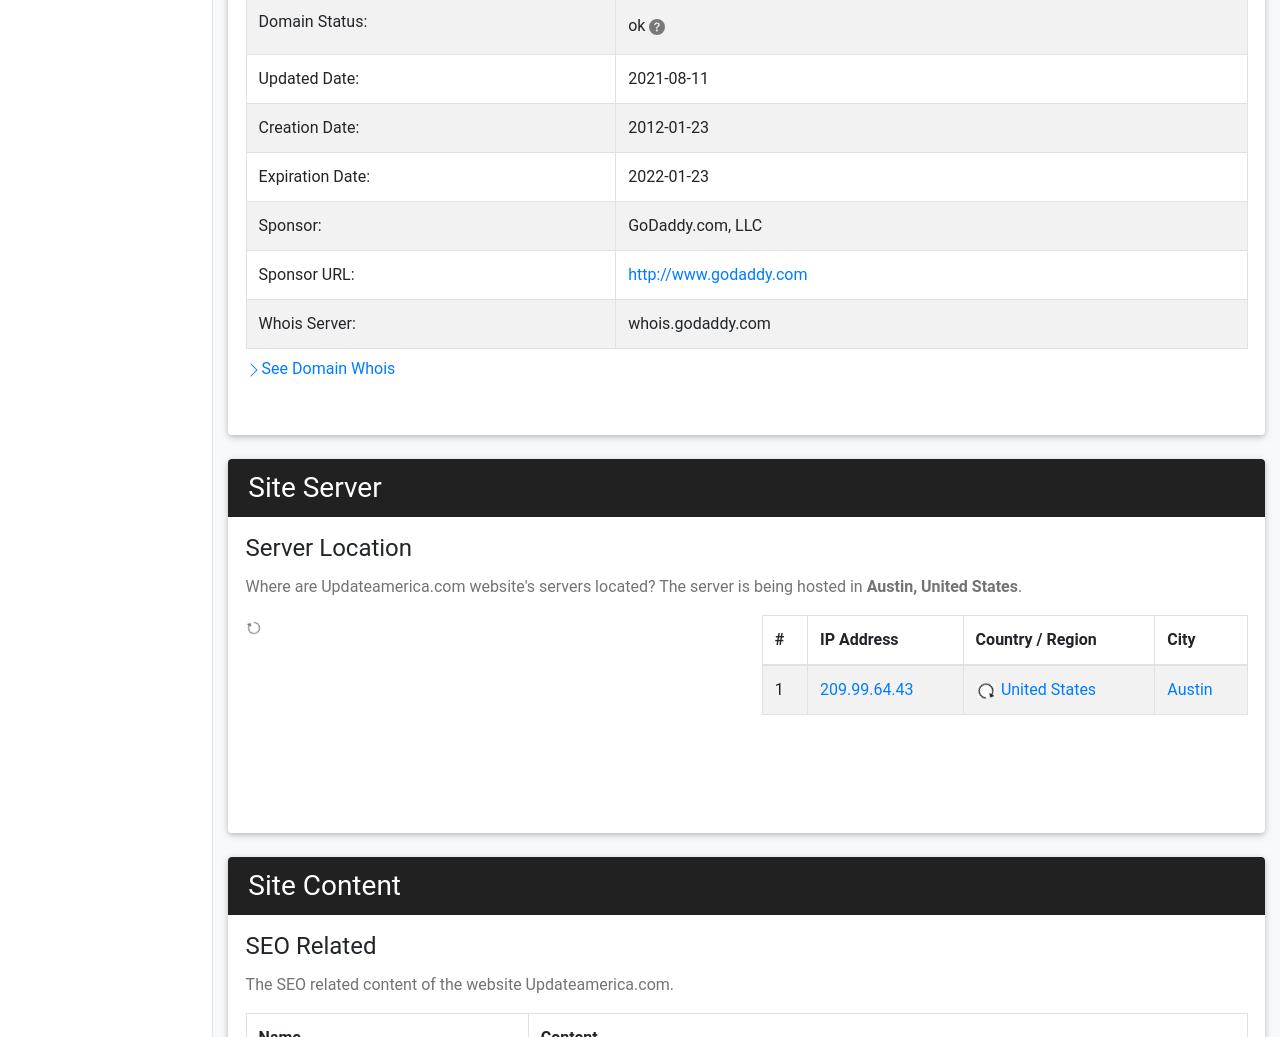 The height and width of the screenshot is (1037, 1280). What do you see at coordinates (324, 884) in the screenshot?
I see `'Site Content'` at bounding box center [324, 884].